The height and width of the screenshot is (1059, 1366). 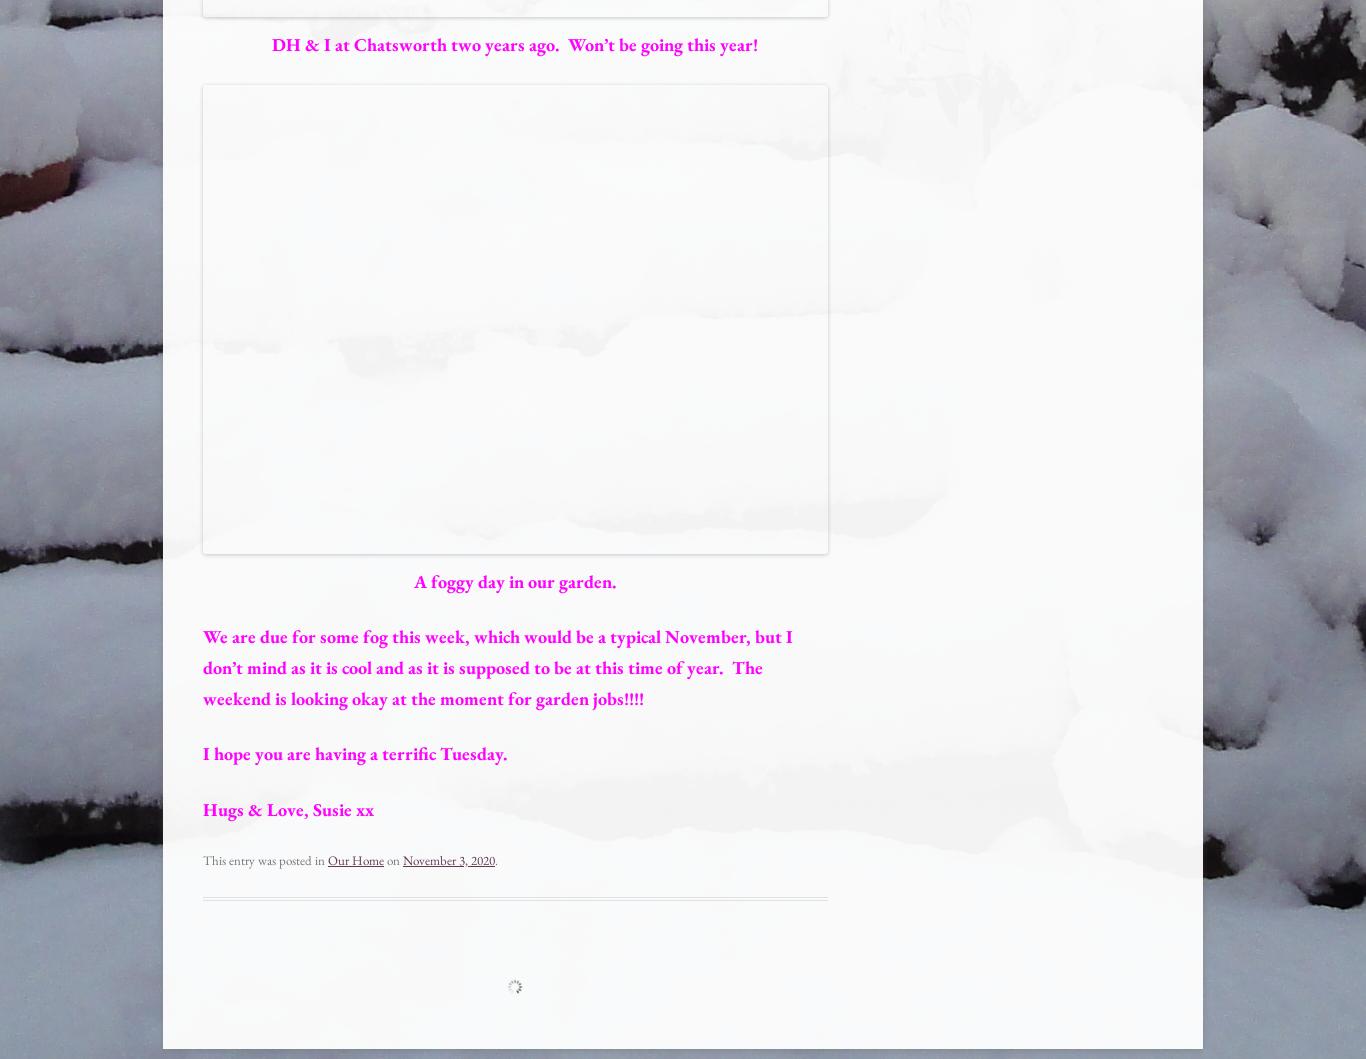 I want to click on 'I hope you are having a terrific Tuesday.', so click(x=354, y=752).